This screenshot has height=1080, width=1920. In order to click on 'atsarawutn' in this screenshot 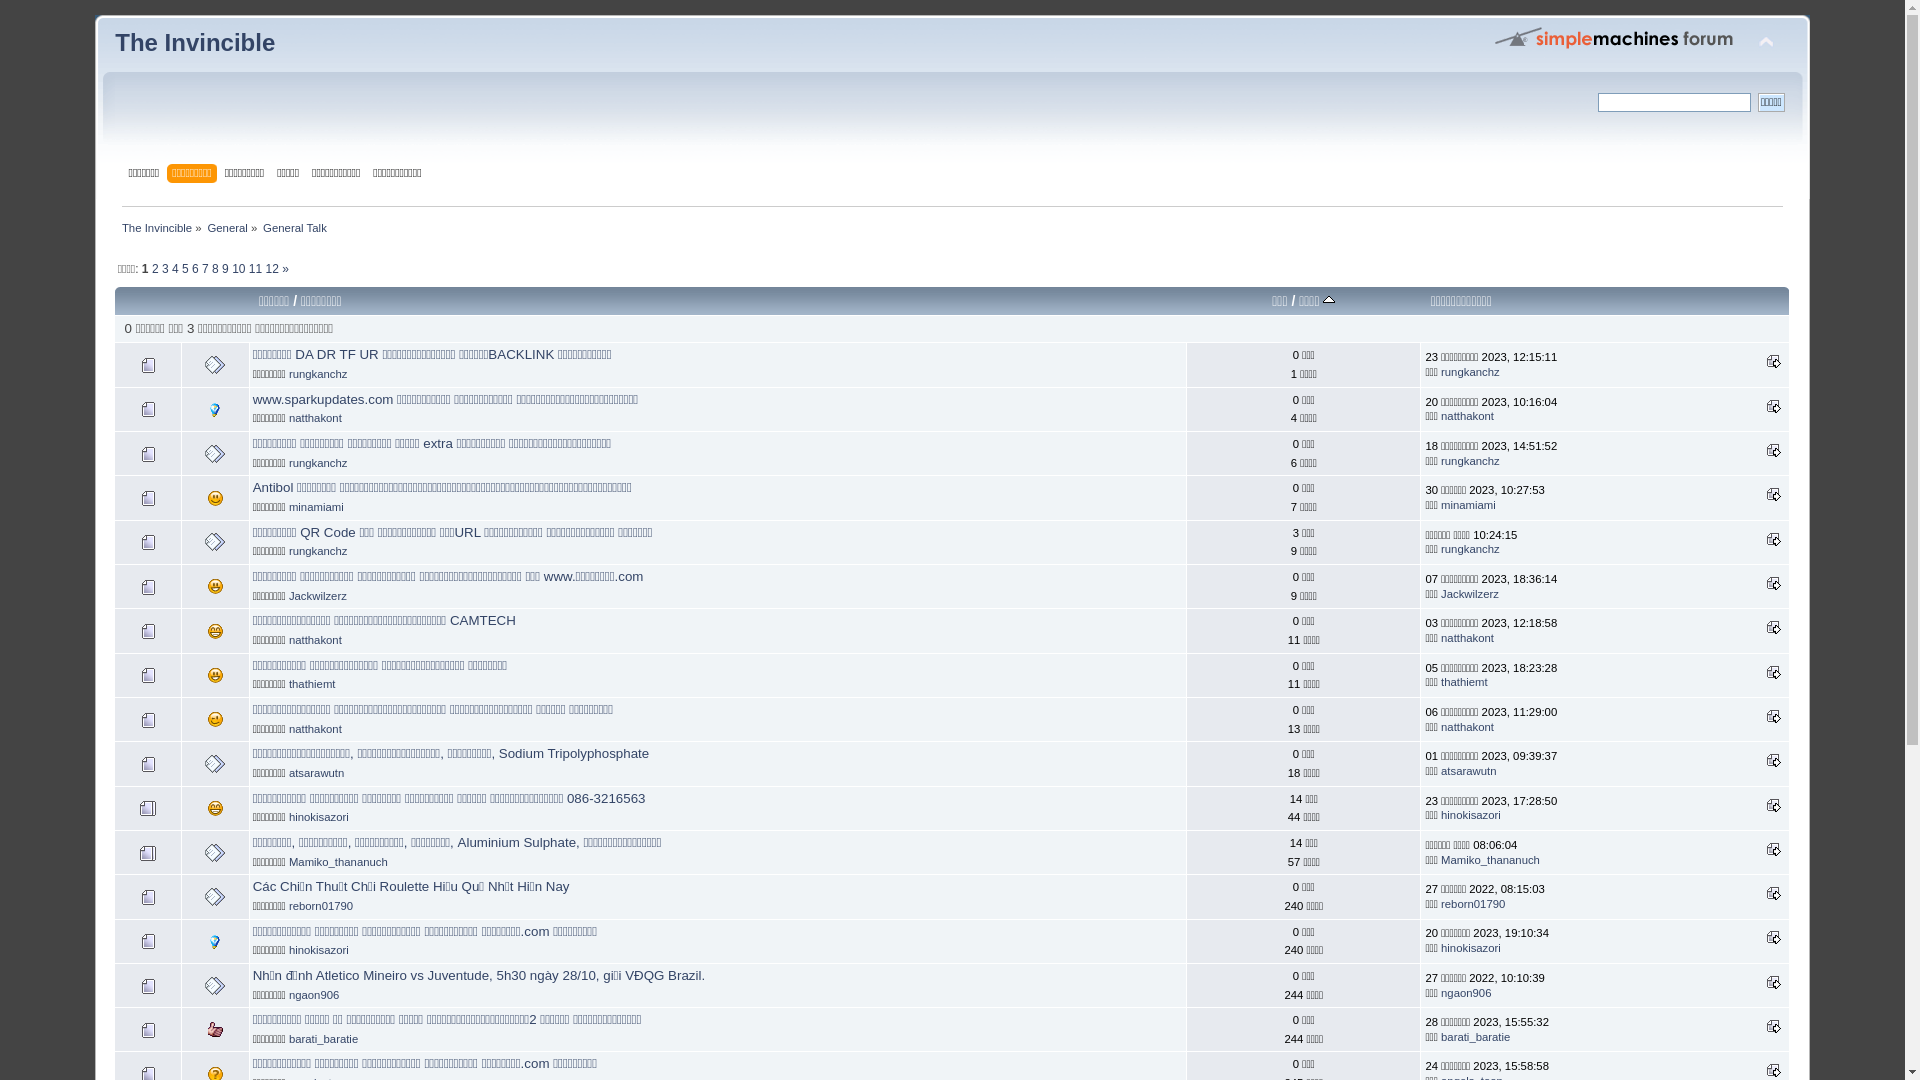, I will do `click(1468, 770)`.